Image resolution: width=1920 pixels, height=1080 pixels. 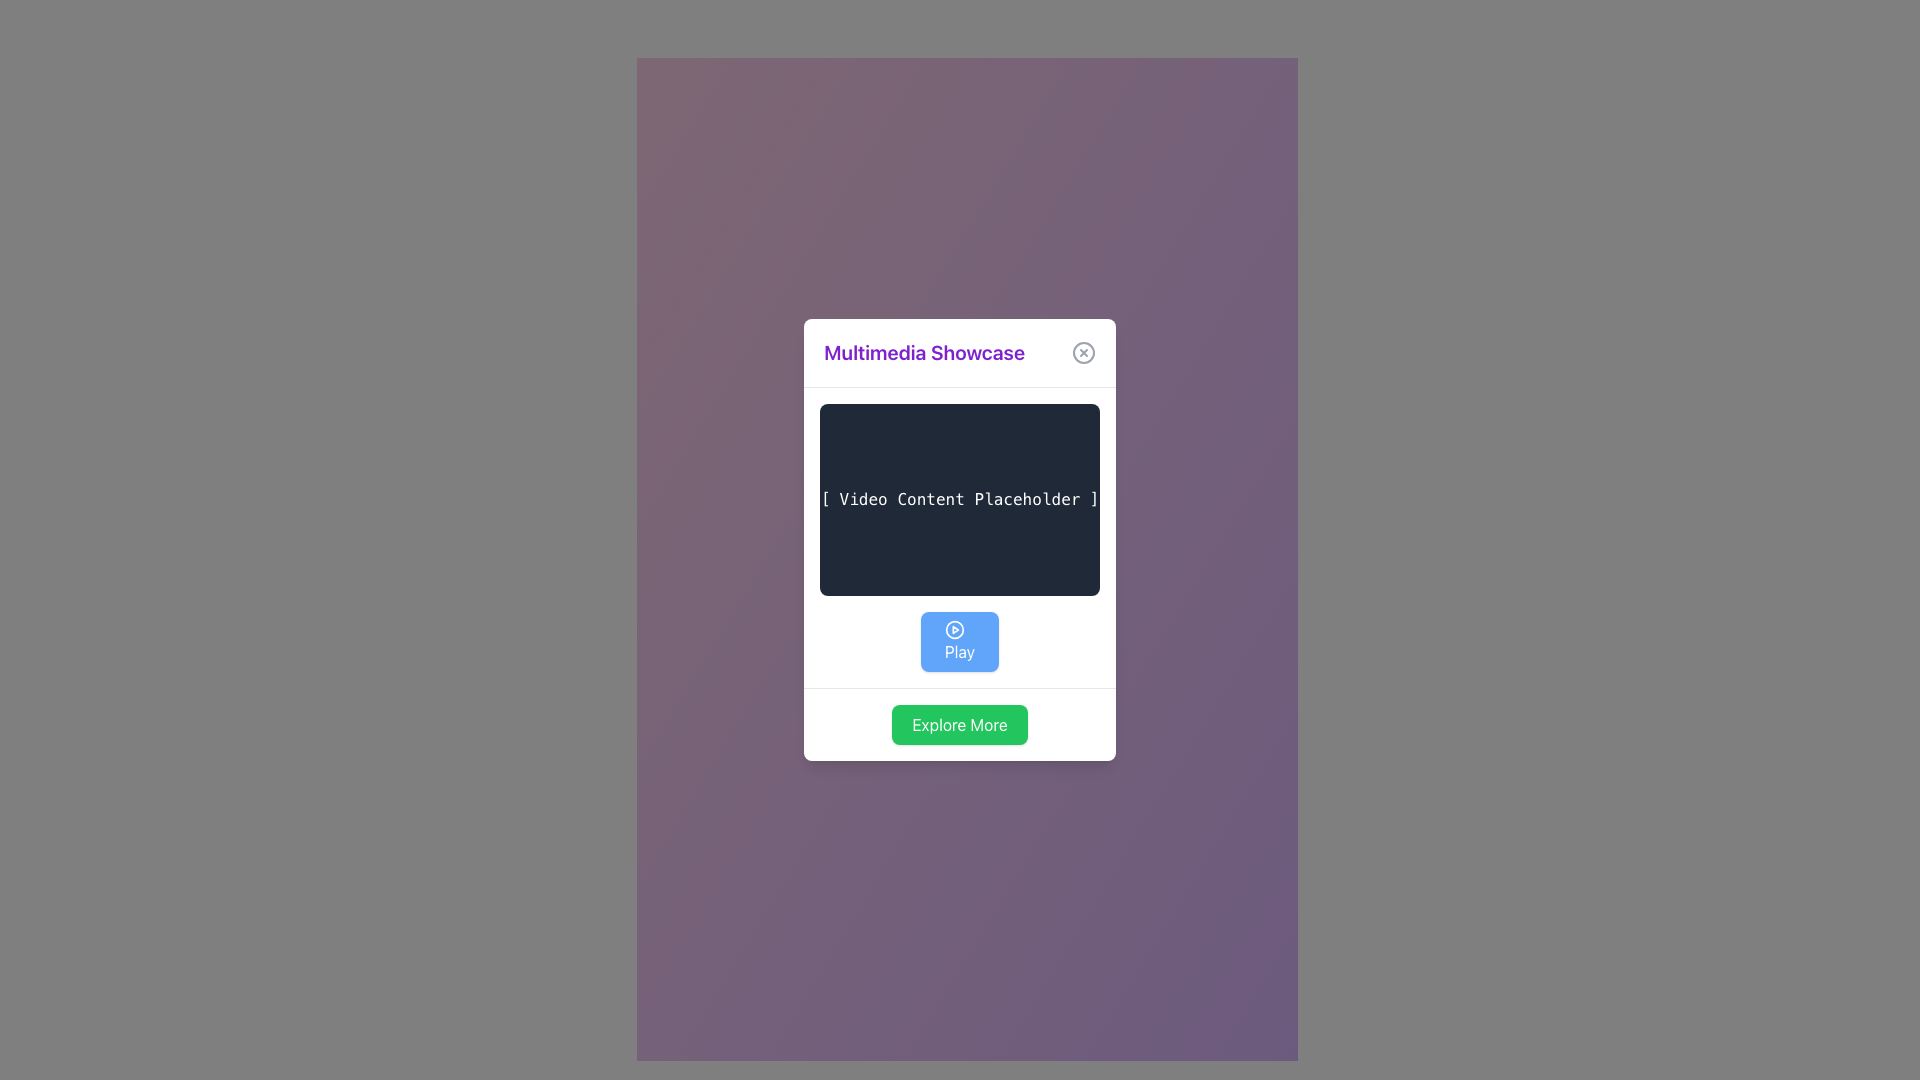 I want to click on text label 'Multimedia Showcase' which is styled as a header in bold purple color, located at the top of the card-like component, so click(x=960, y=352).